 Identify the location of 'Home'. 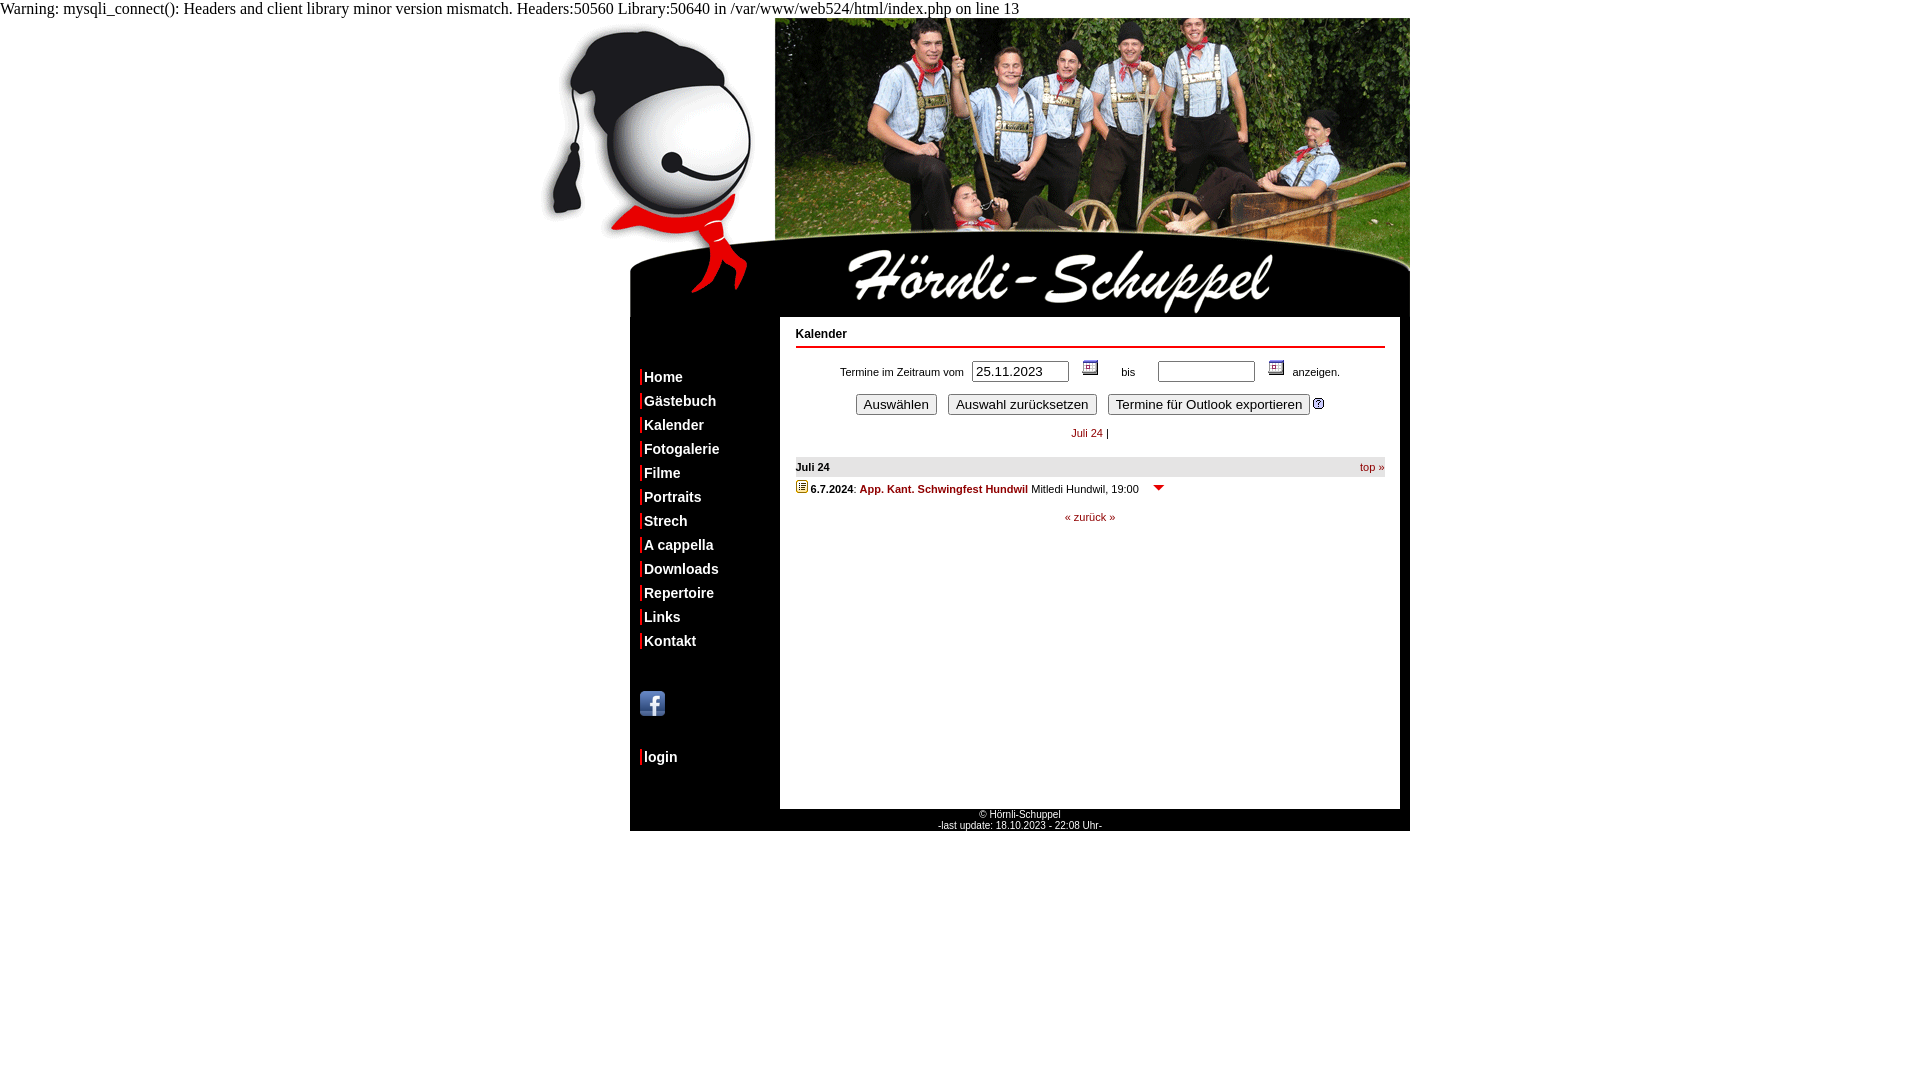
(710, 377).